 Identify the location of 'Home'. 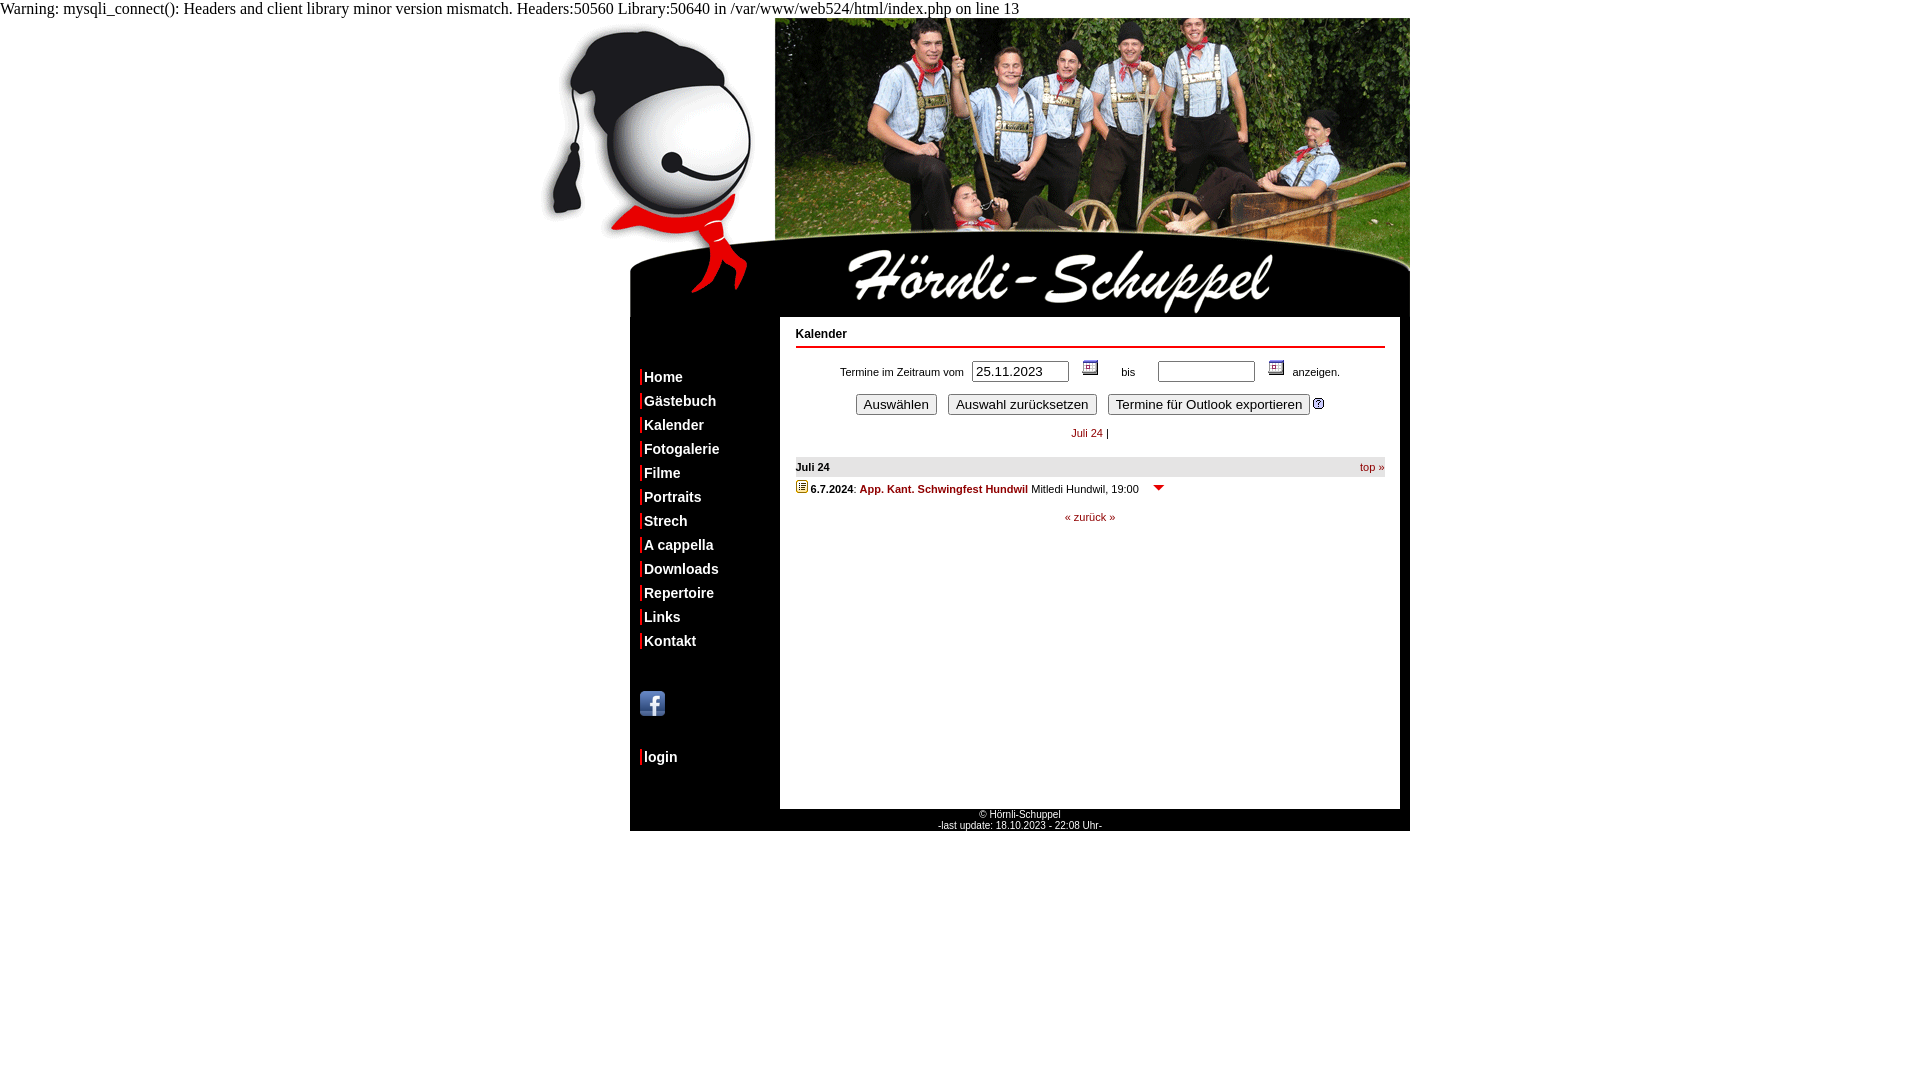
(710, 377).